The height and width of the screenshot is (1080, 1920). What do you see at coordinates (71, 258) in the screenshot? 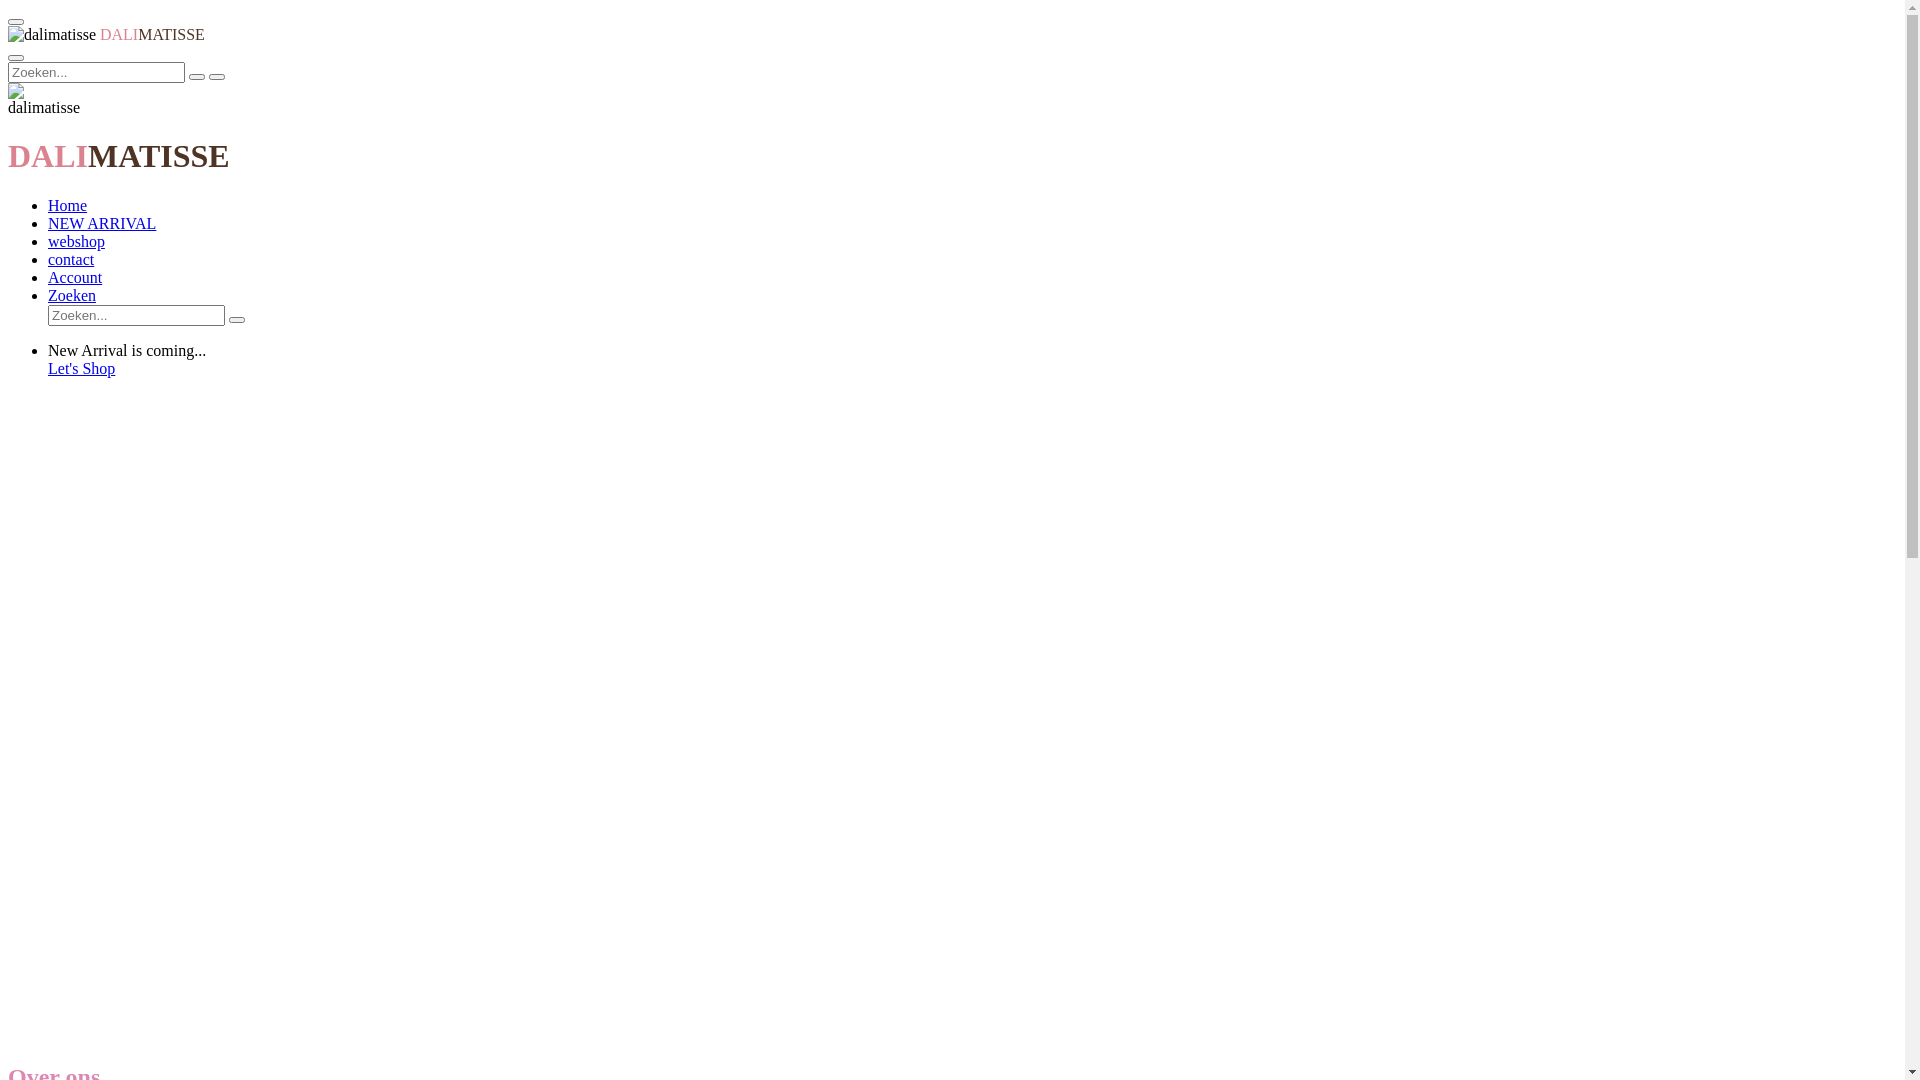
I see `'contact'` at bounding box center [71, 258].